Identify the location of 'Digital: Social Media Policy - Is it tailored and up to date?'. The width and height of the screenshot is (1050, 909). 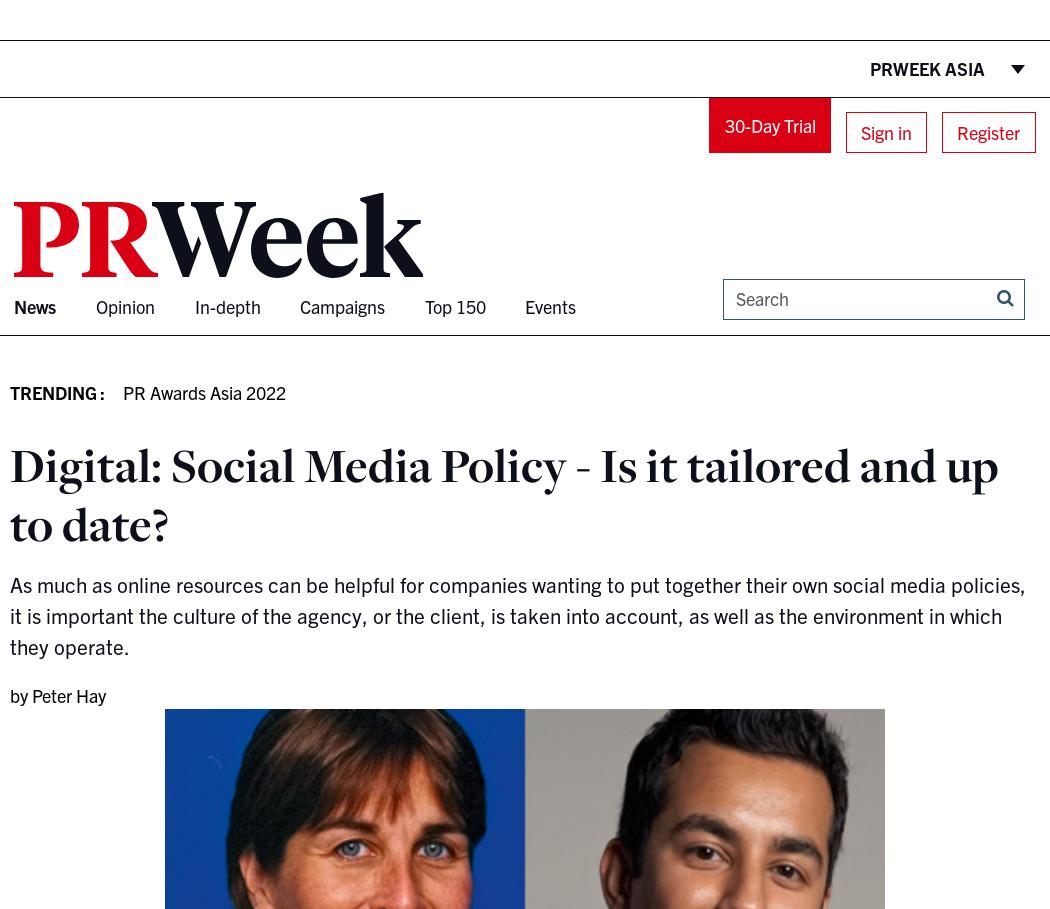
(503, 493).